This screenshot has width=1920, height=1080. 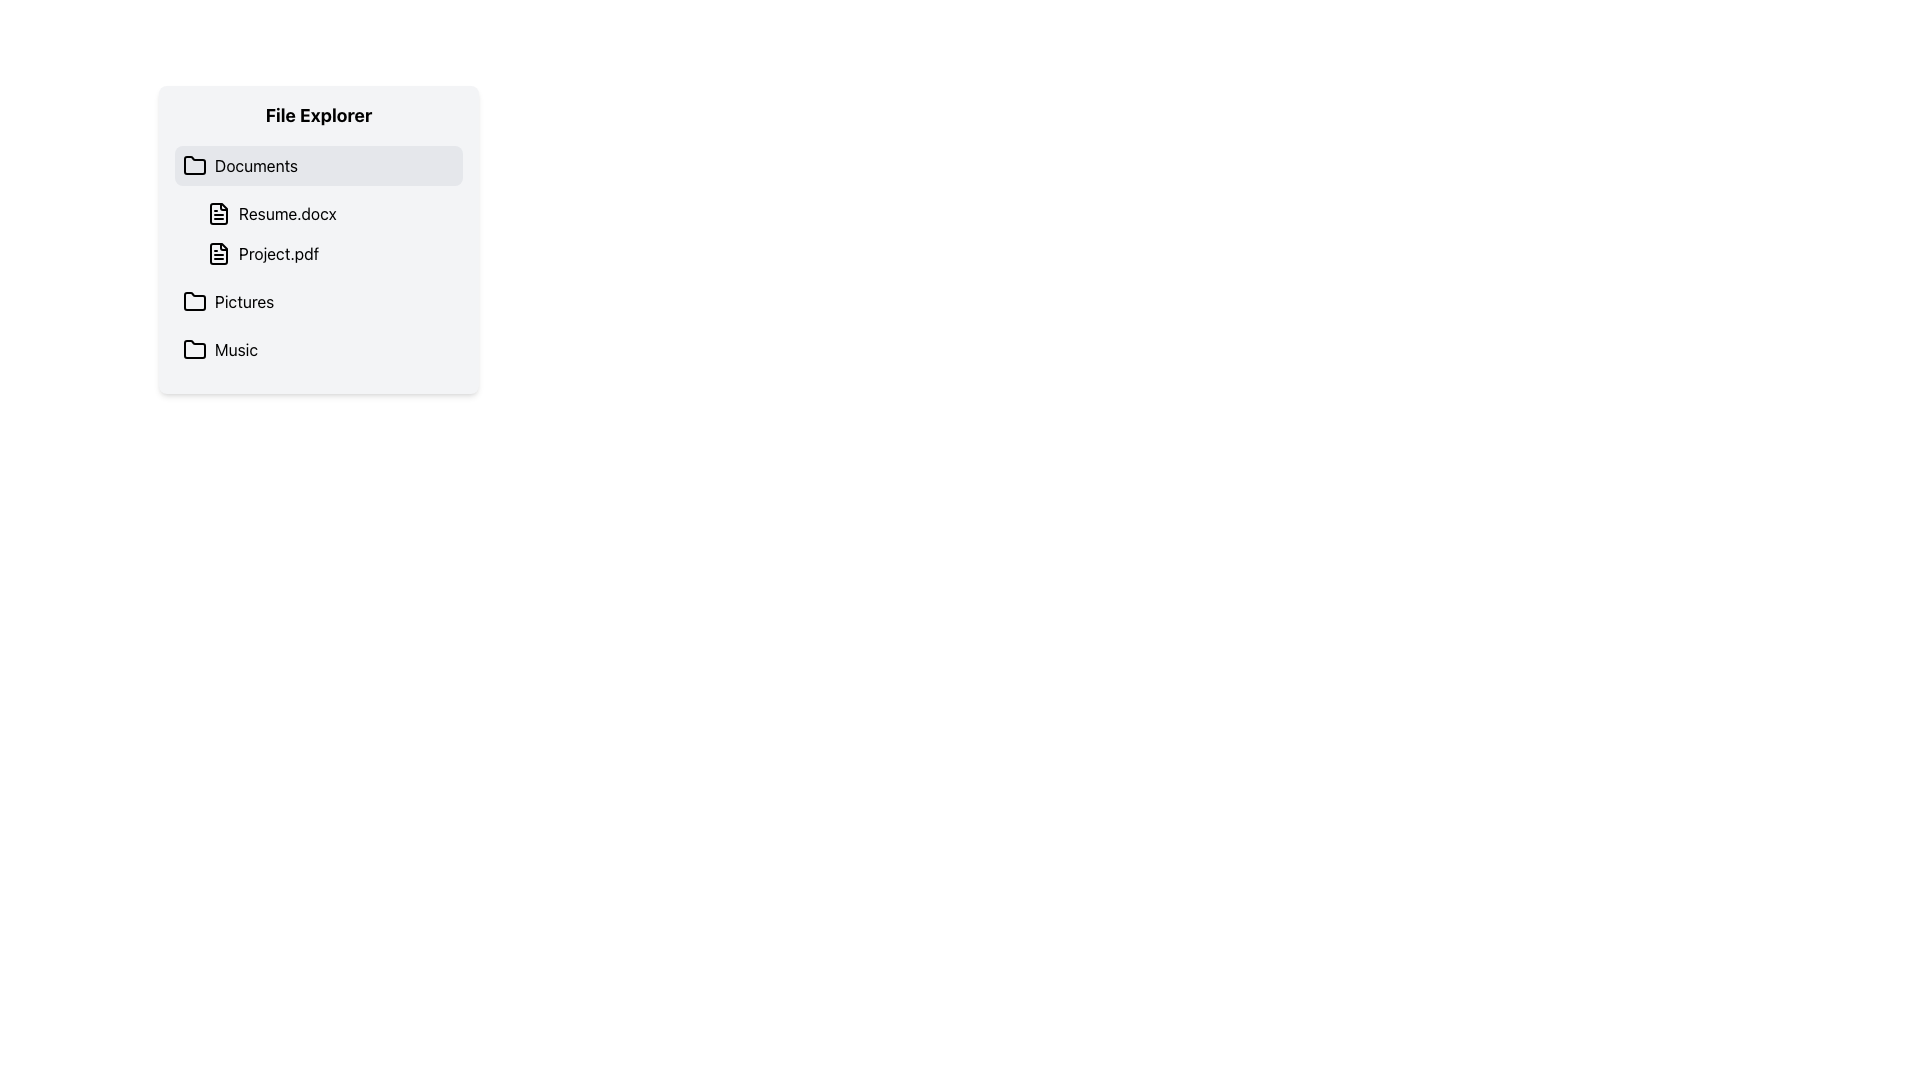 I want to click on the list item labeled 'Resume.docx' in the file explorer, so click(x=331, y=213).